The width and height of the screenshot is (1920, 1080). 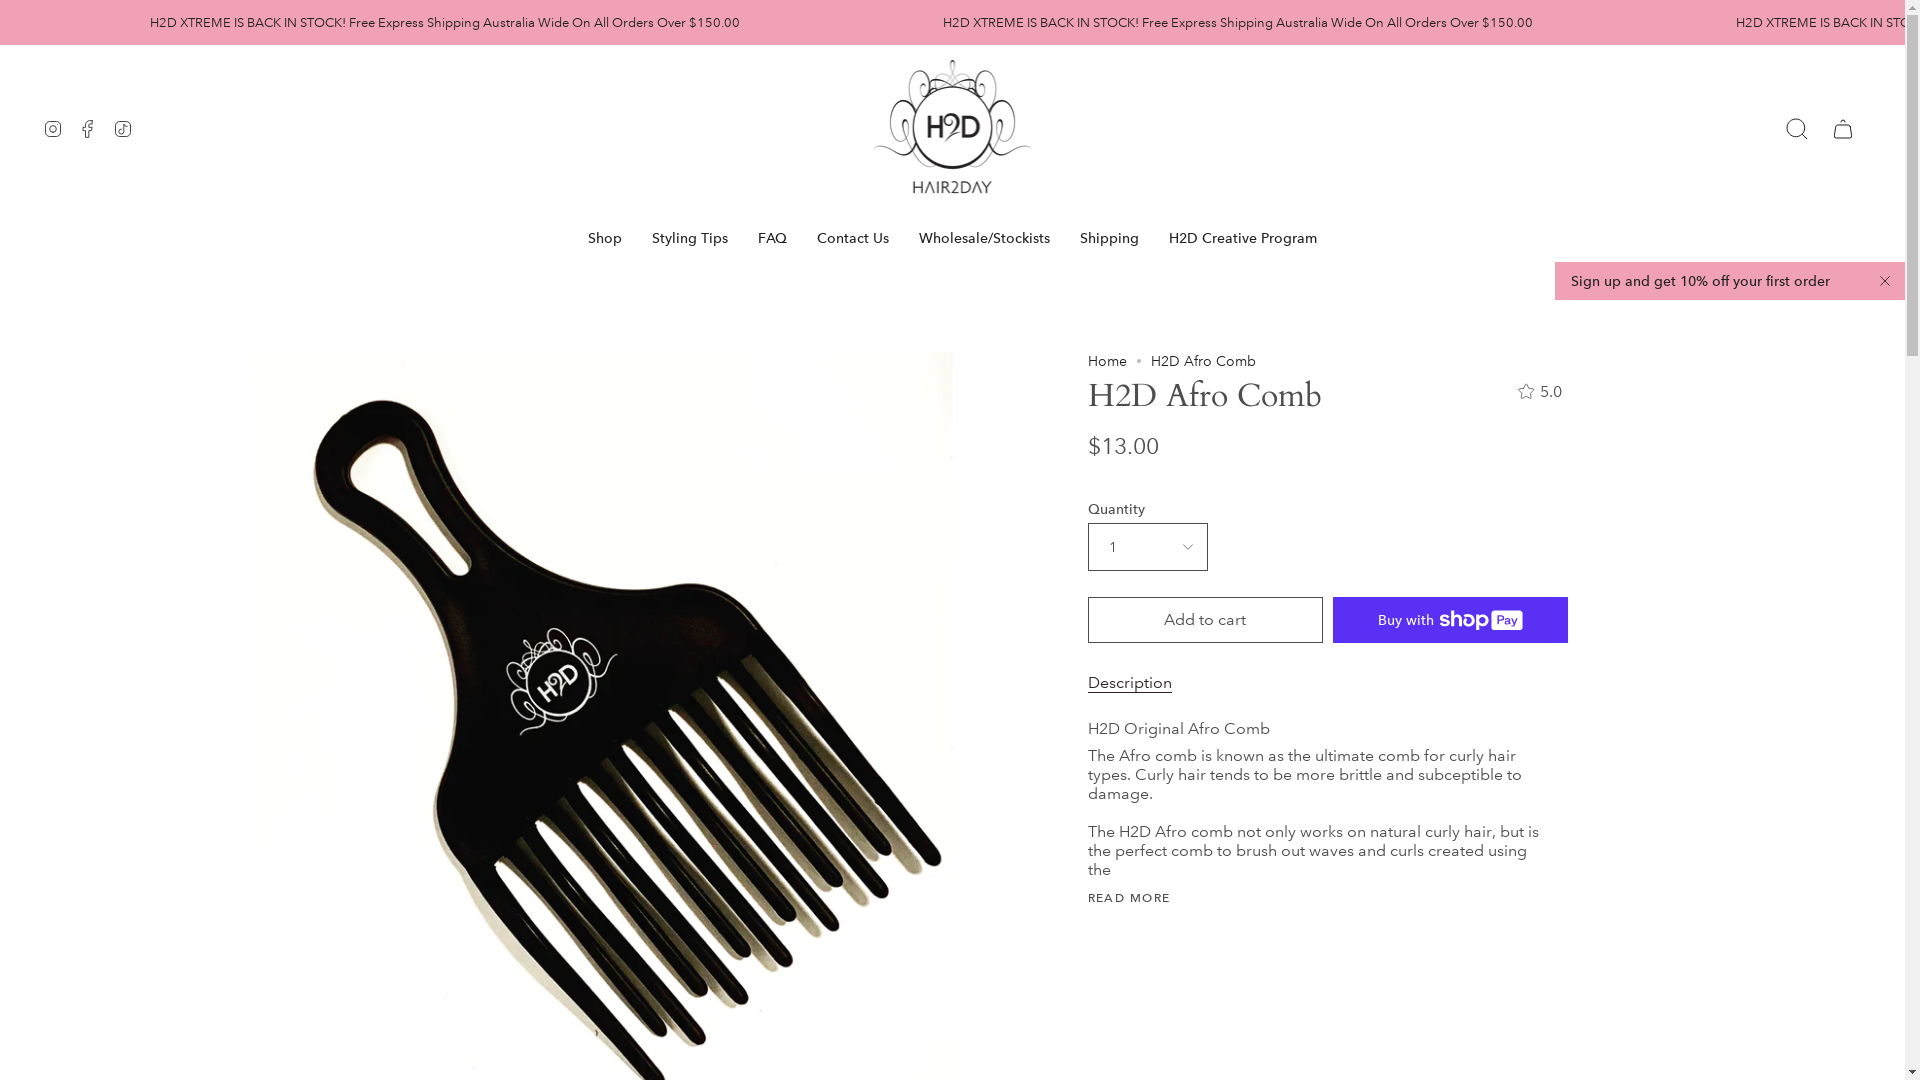 What do you see at coordinates (52, 129) in the screenshot?
I see `'Instagram'` at bounding box center [52, 129].